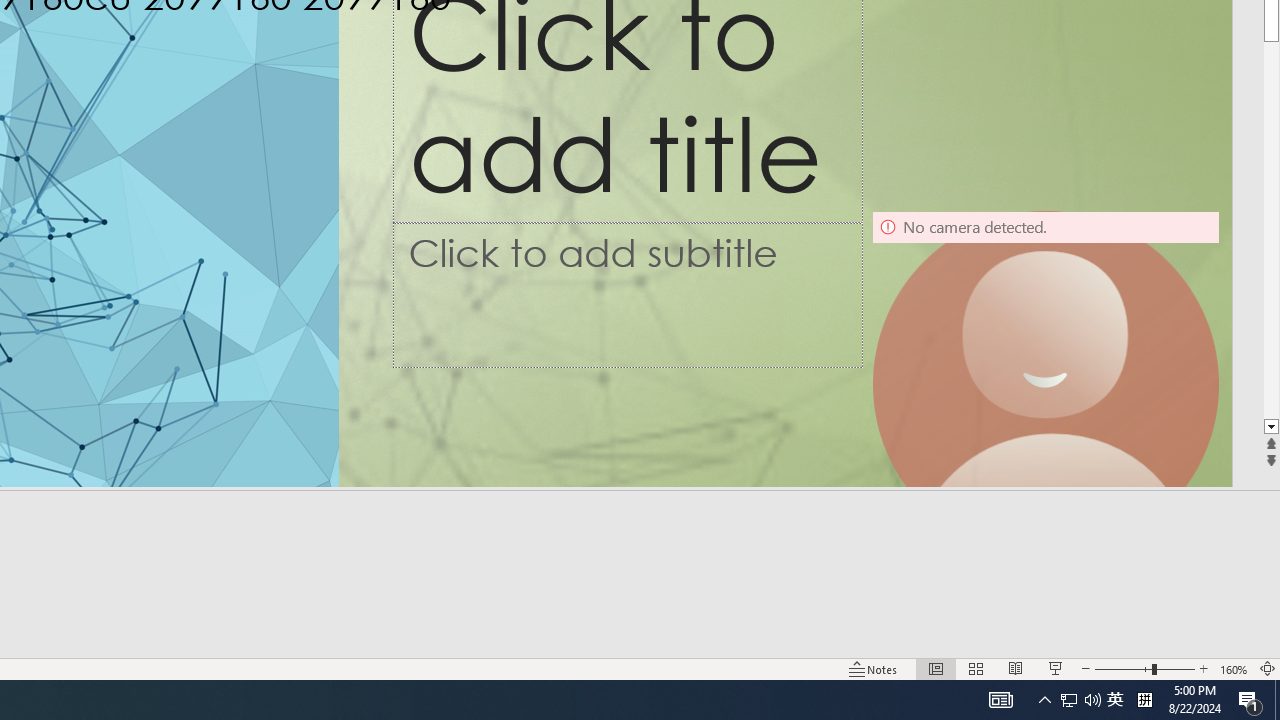  Describe the element at coordinates (1123, 669) in the screenshot. I see `'Zoom Out'` at that location.